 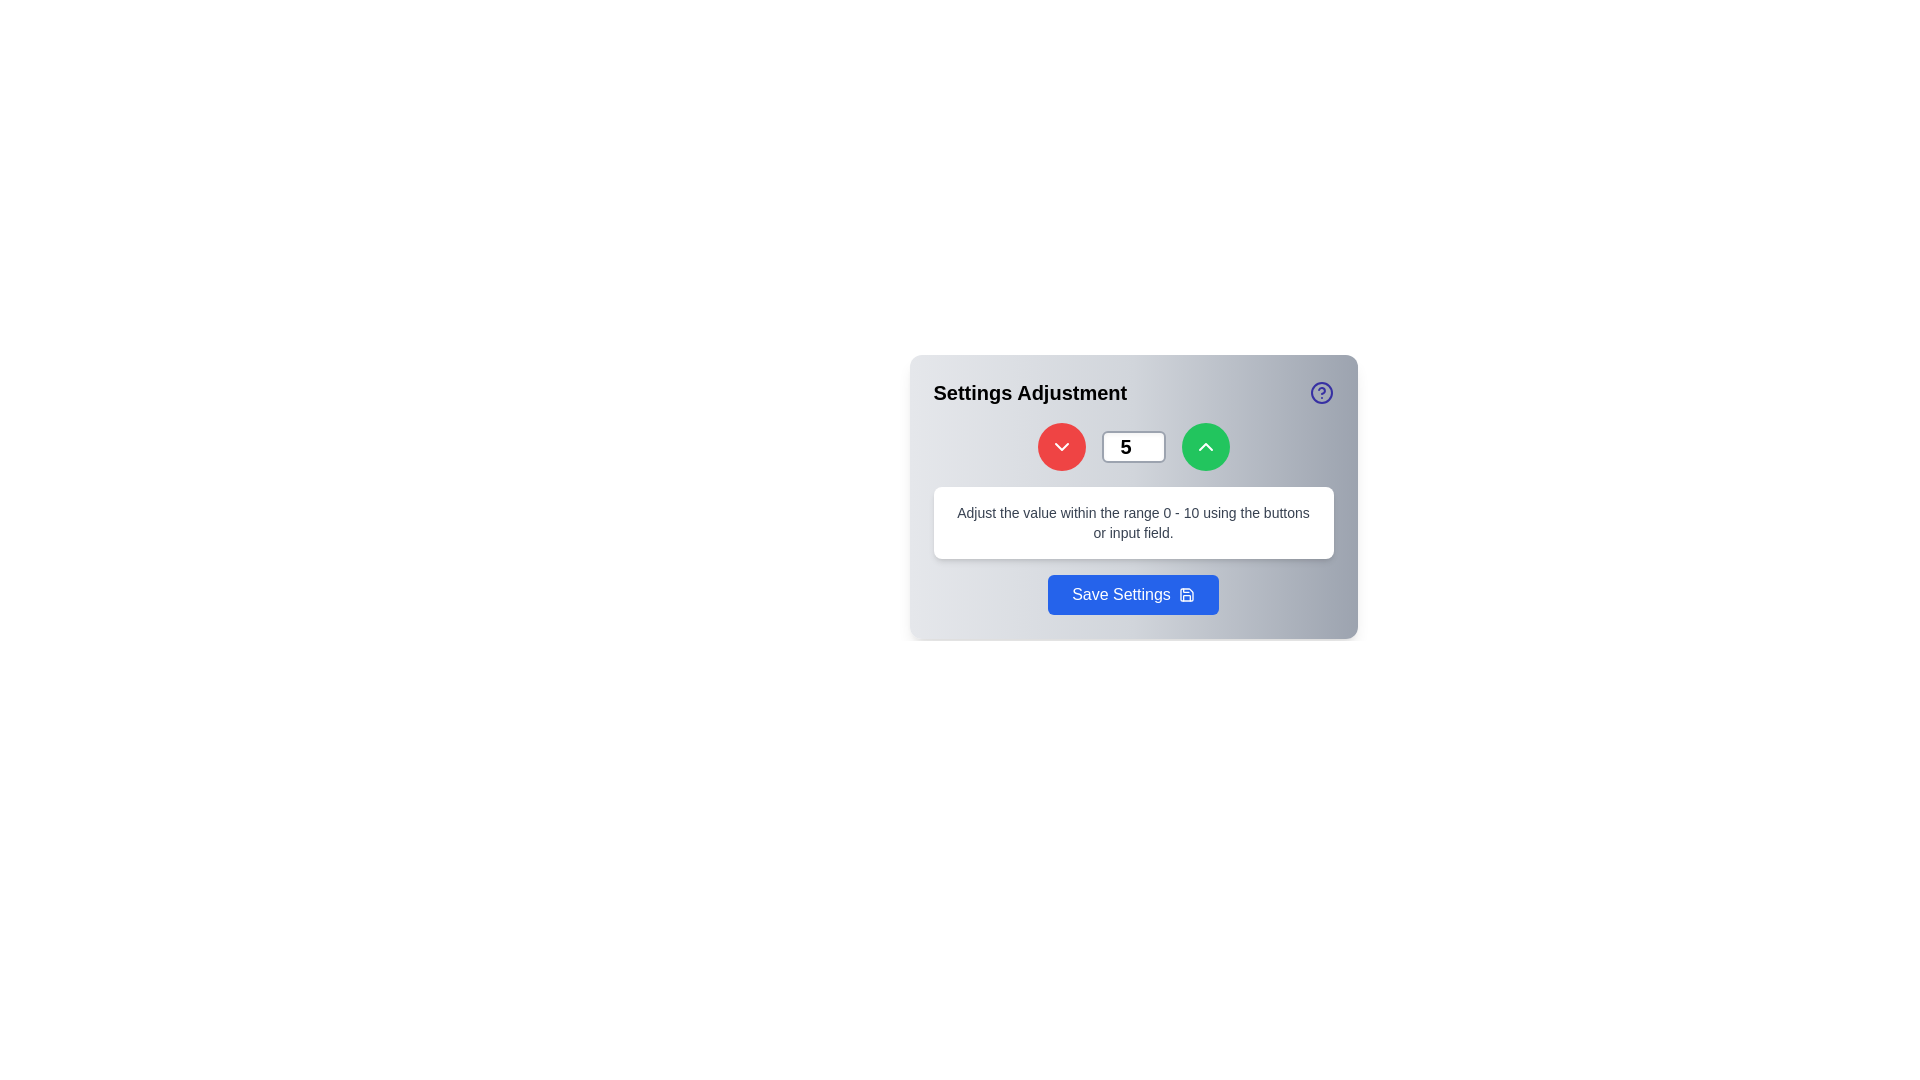 What do you see at coordinates (1204, 446) in the screenshot?
I see `the increment button located to the right of the input field displaying the number 5` at bounding box center [1204, 446].